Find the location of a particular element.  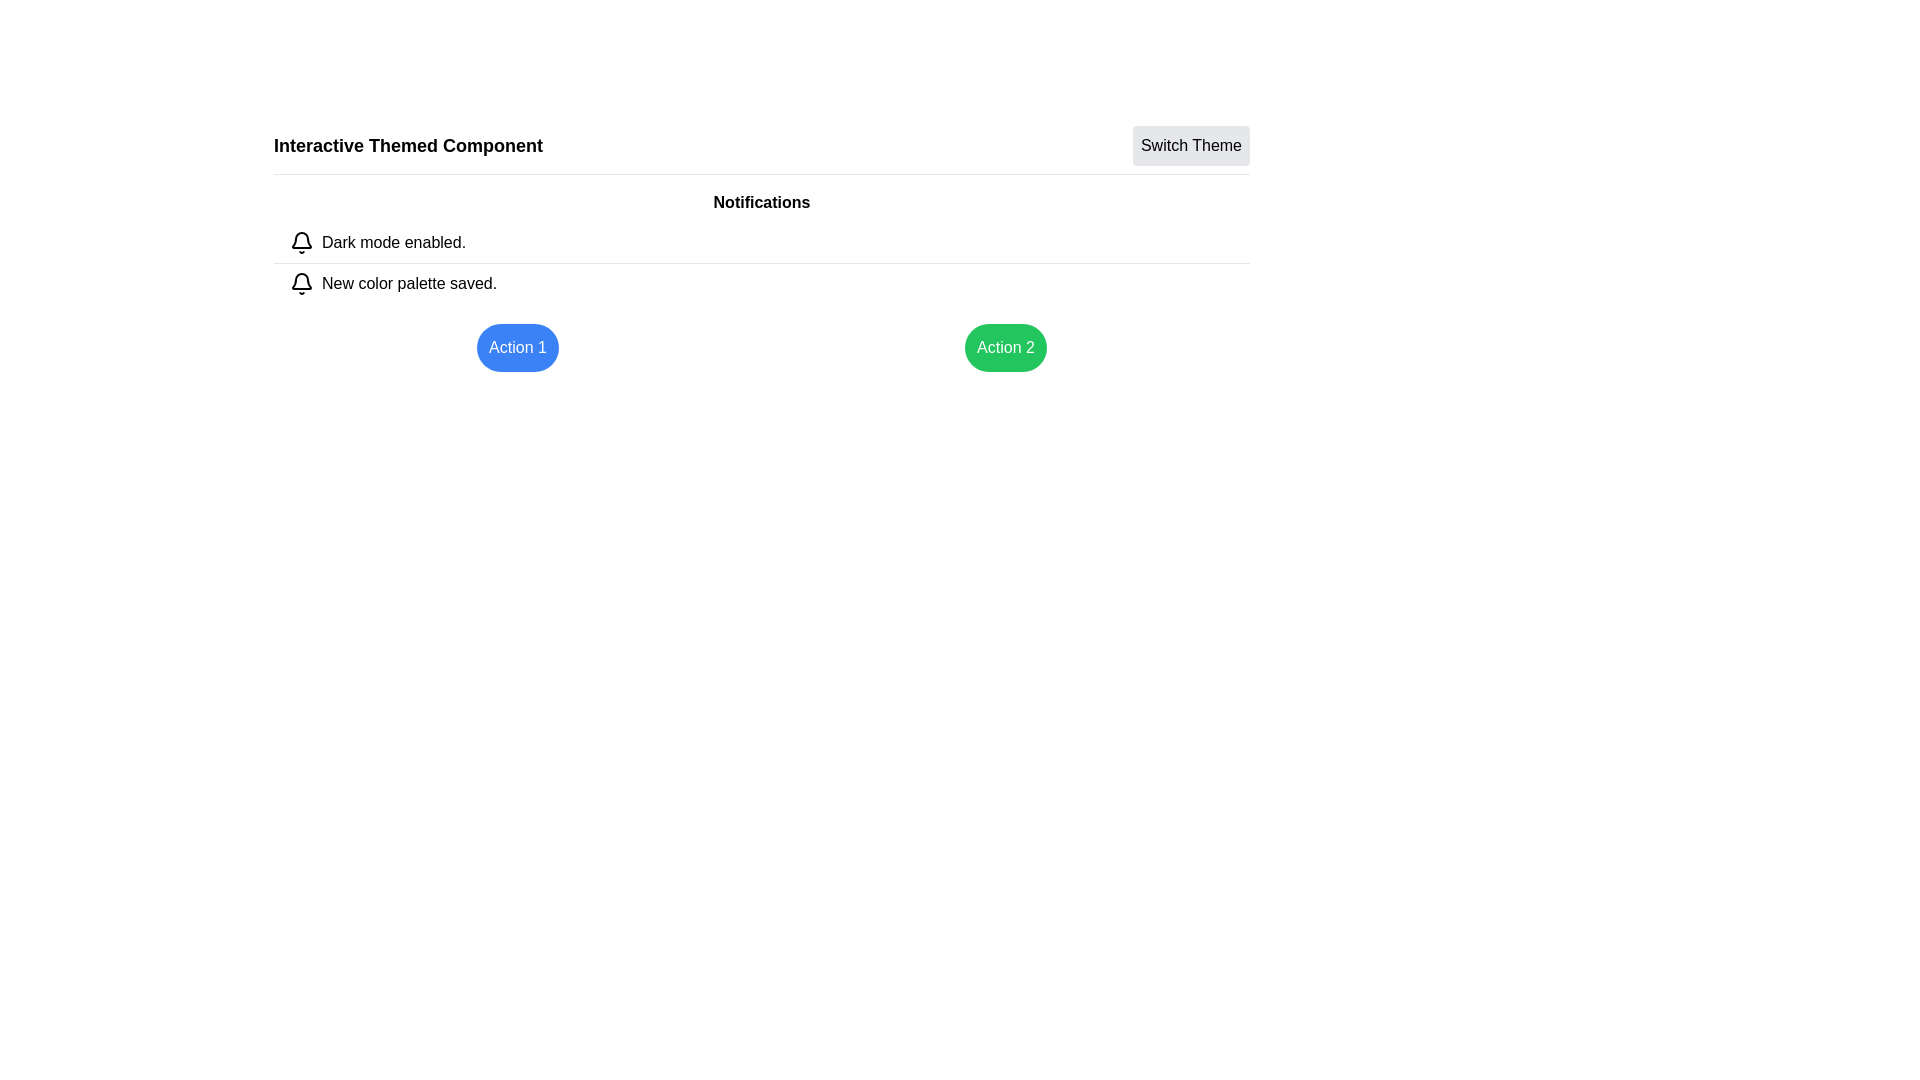

the bell icon representing notifications related to 'Dark mode enabled.' located in the Notifications section is located at coordinates (301, 242).